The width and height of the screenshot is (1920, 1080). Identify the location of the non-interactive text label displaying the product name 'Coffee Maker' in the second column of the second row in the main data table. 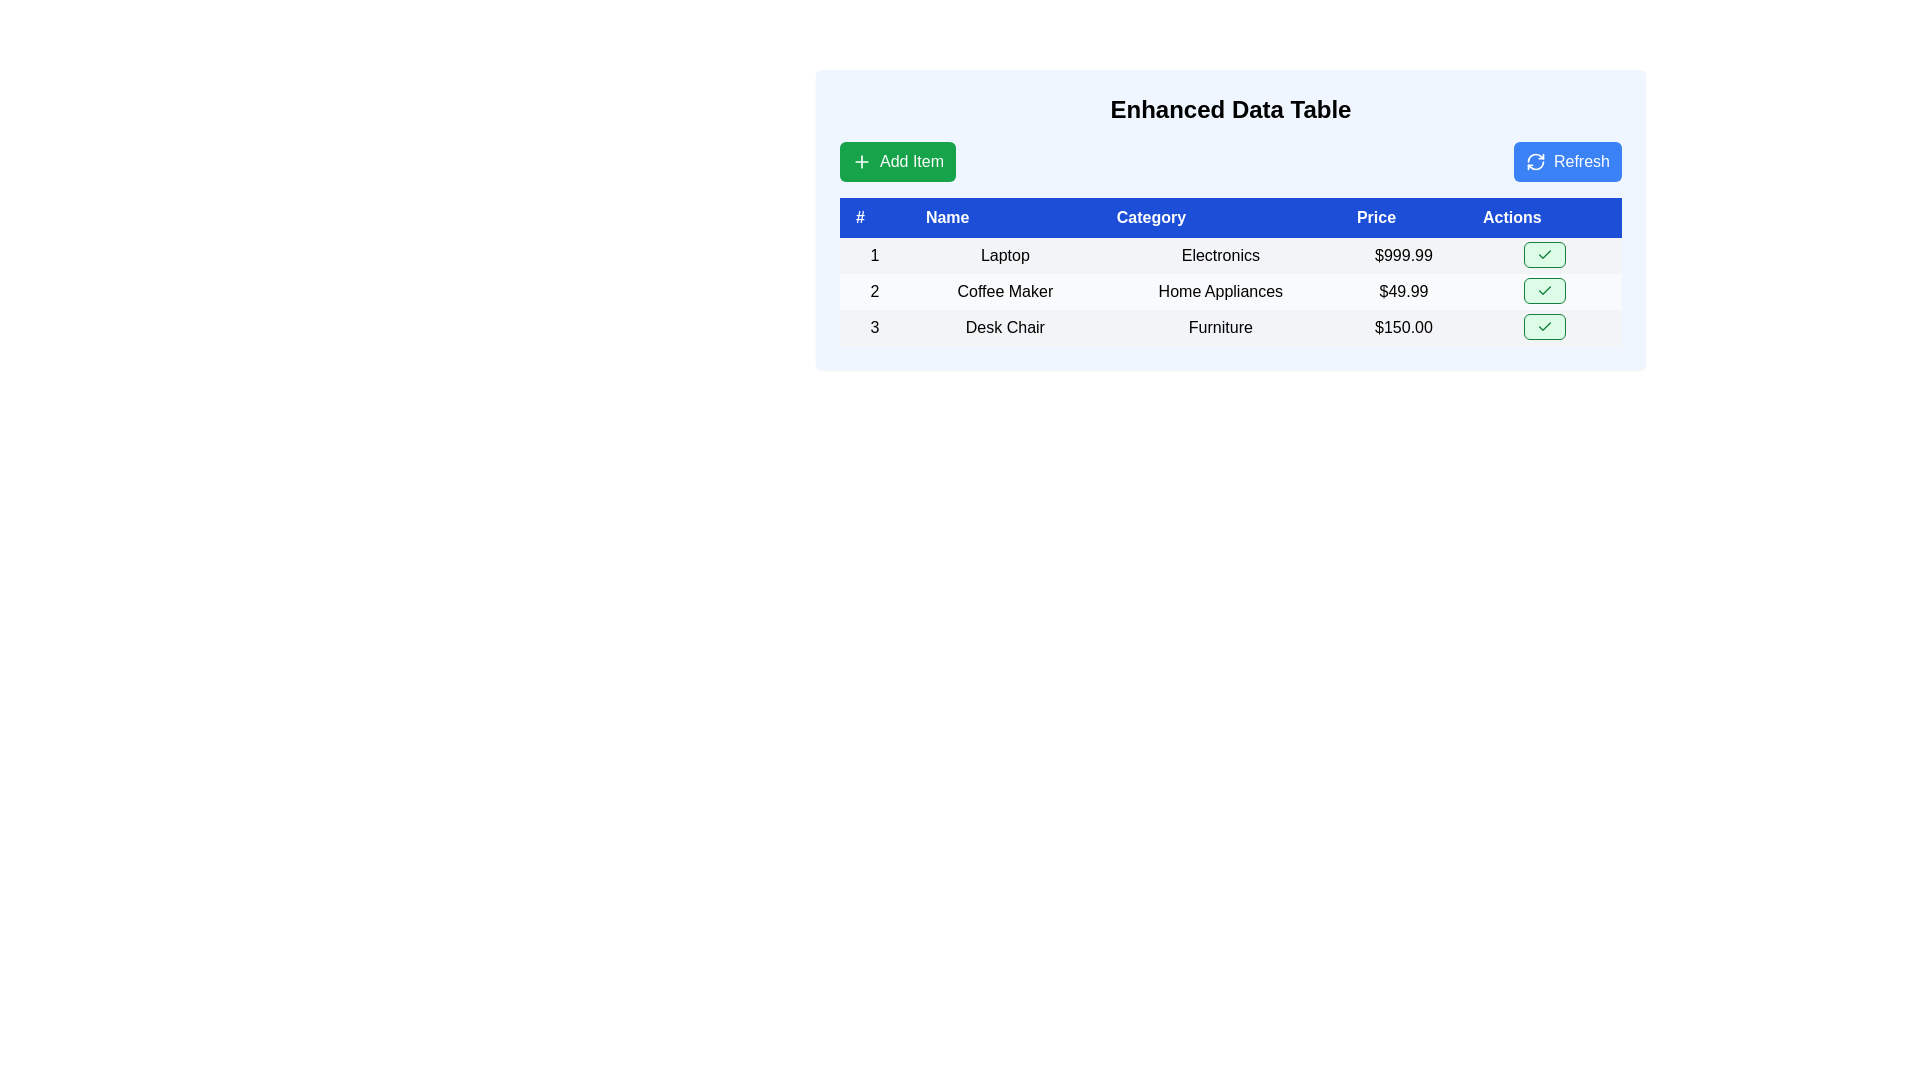
(1005, 292).